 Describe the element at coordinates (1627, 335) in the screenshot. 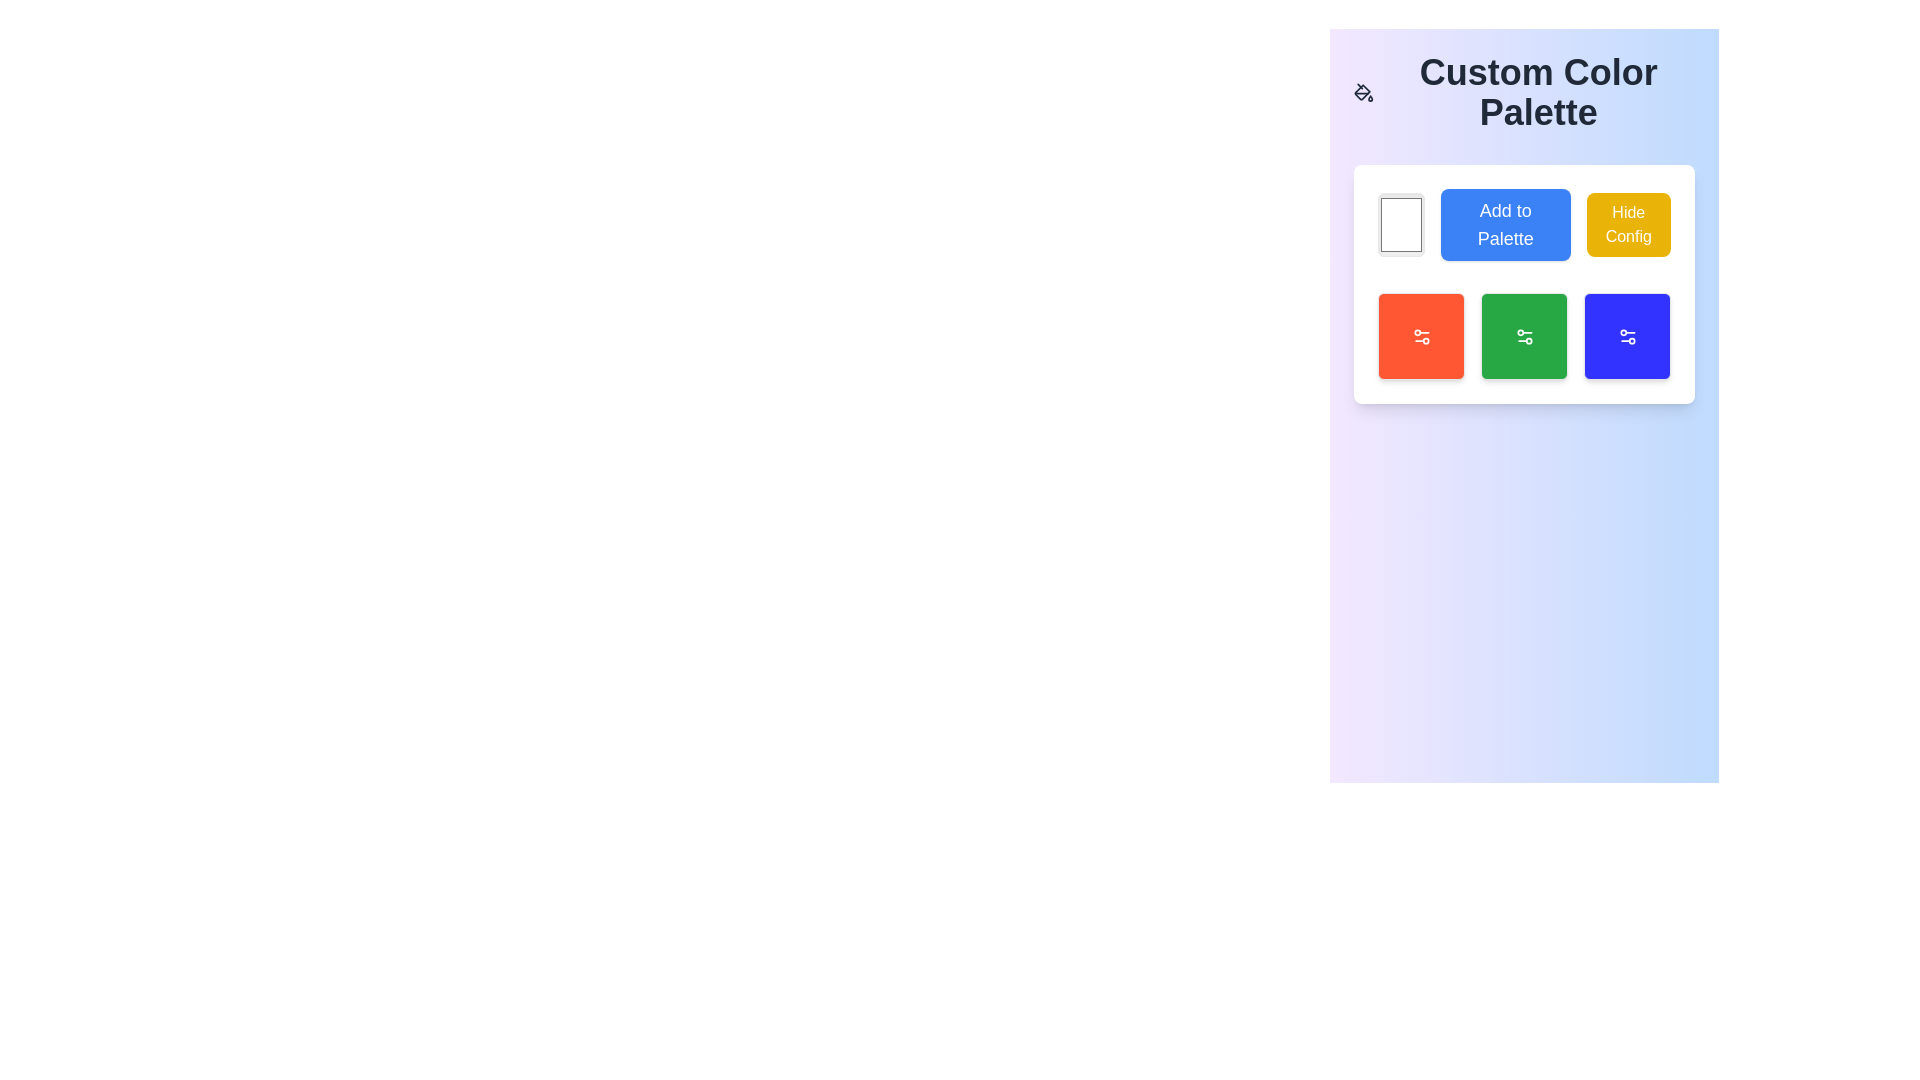

I see `the gear icon located at the bottom-right corner of the grid below the 'Custom Color Palette' text` at that location.